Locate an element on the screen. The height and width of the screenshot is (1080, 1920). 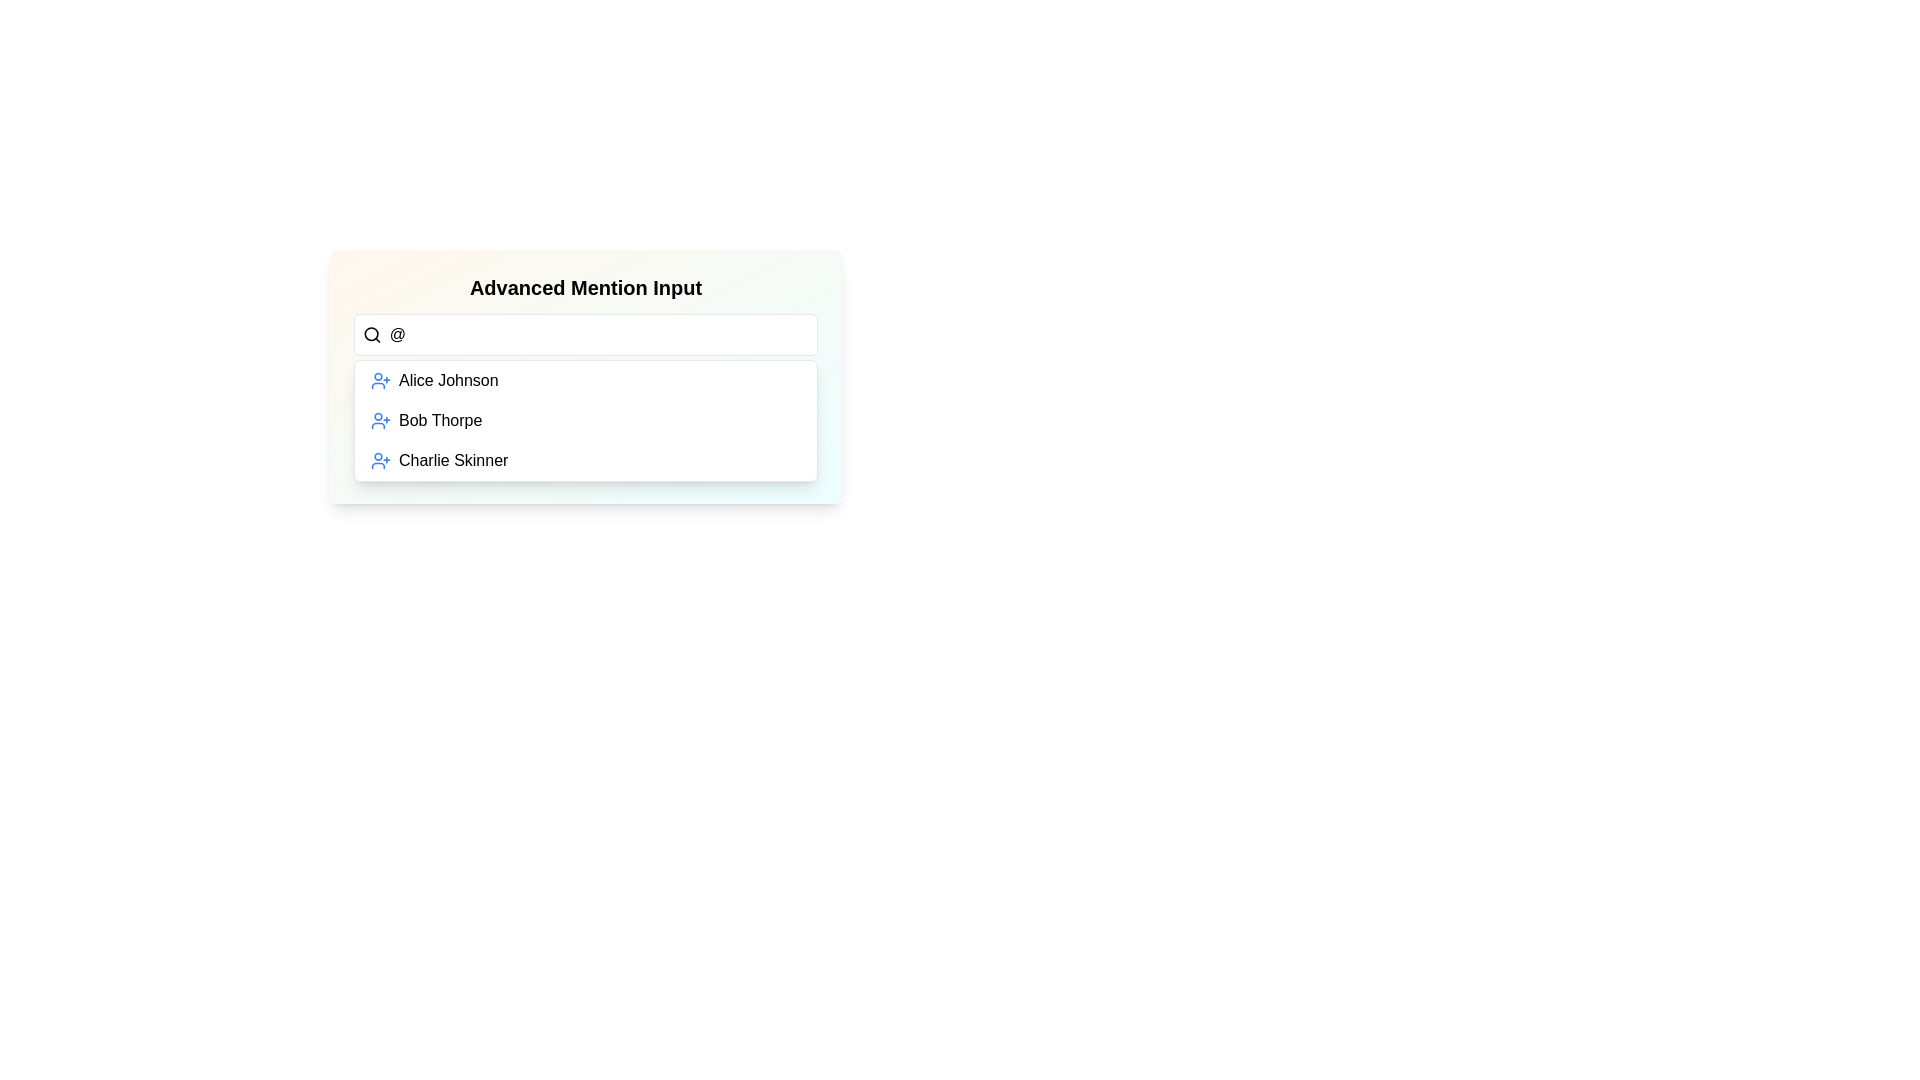
the list item labeled 'Bob Thorpe' in the dropdown menu is located at coordinates (584, 419).